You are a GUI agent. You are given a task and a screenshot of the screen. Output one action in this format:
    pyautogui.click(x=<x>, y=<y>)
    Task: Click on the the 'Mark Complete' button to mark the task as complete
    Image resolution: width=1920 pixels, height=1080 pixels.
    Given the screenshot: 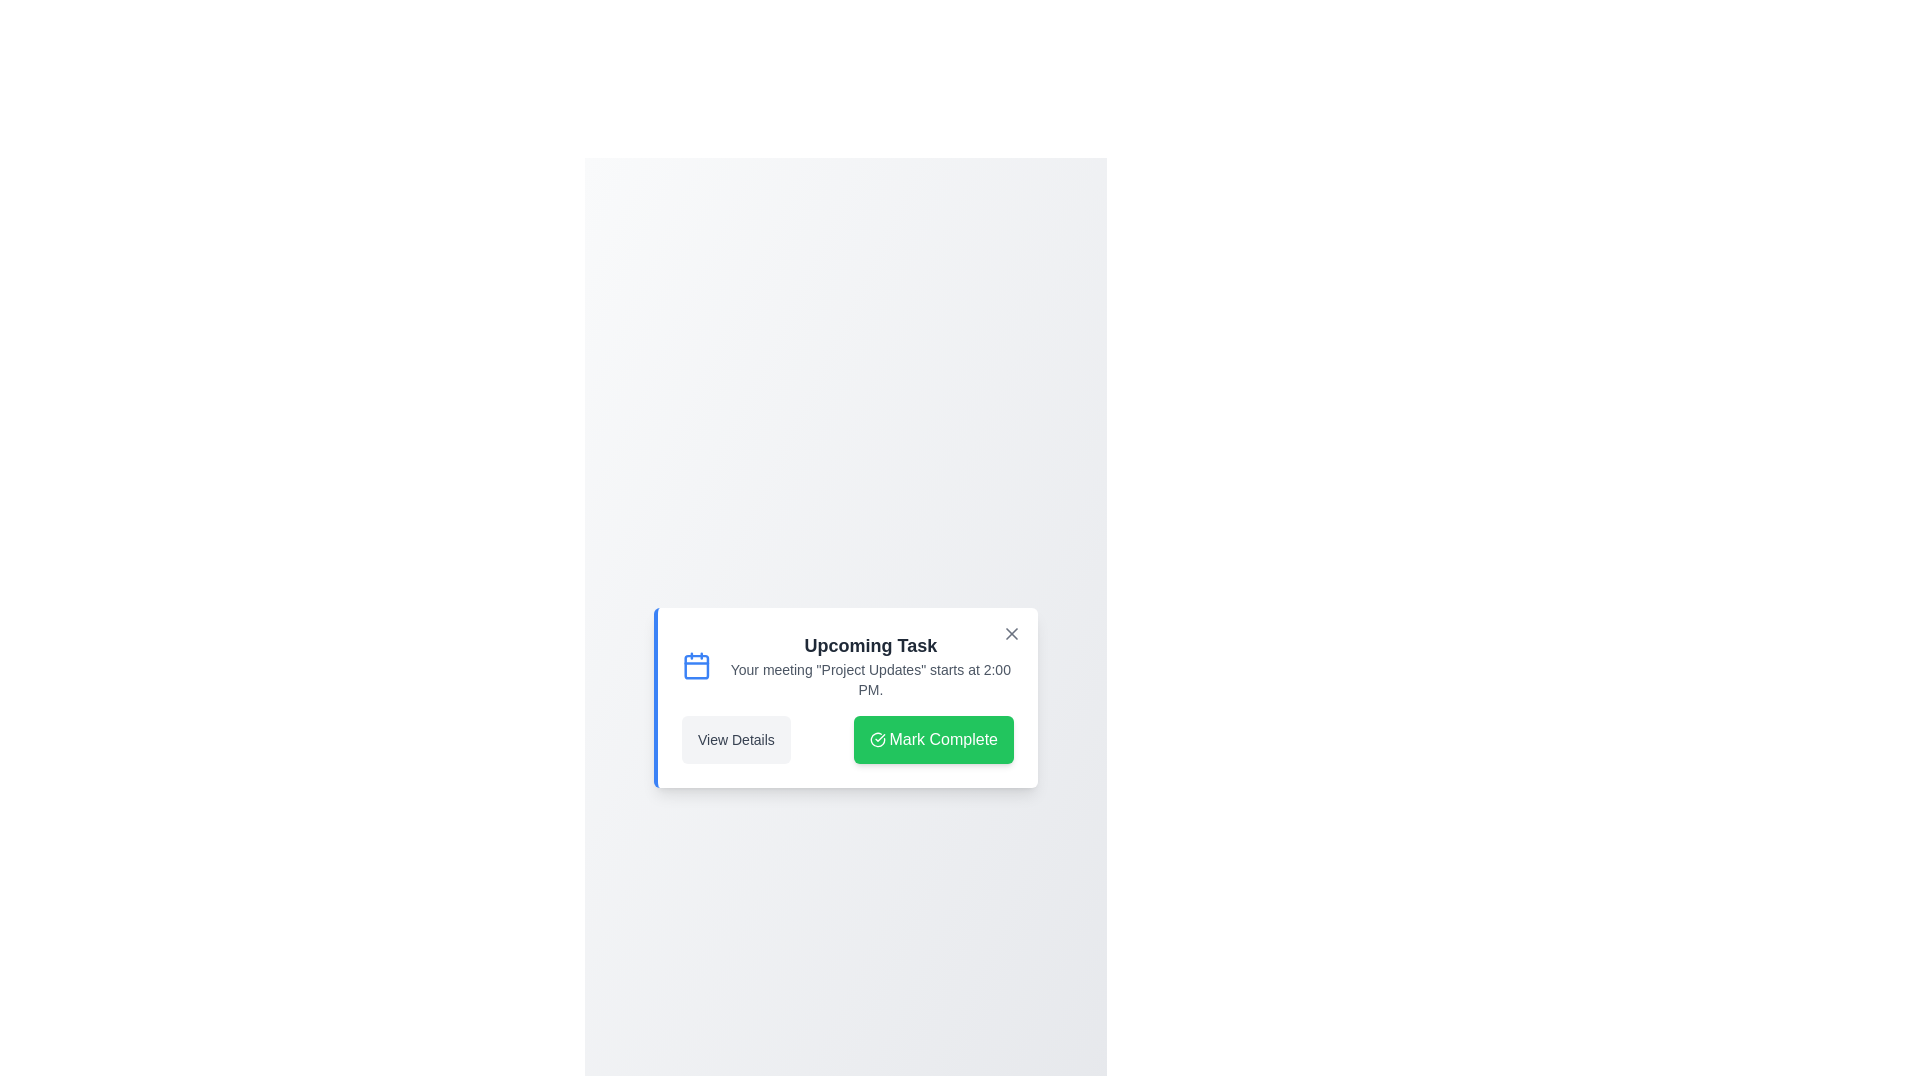 What is the action you would take?
    pyautogui.click(x=932, y=740)
    